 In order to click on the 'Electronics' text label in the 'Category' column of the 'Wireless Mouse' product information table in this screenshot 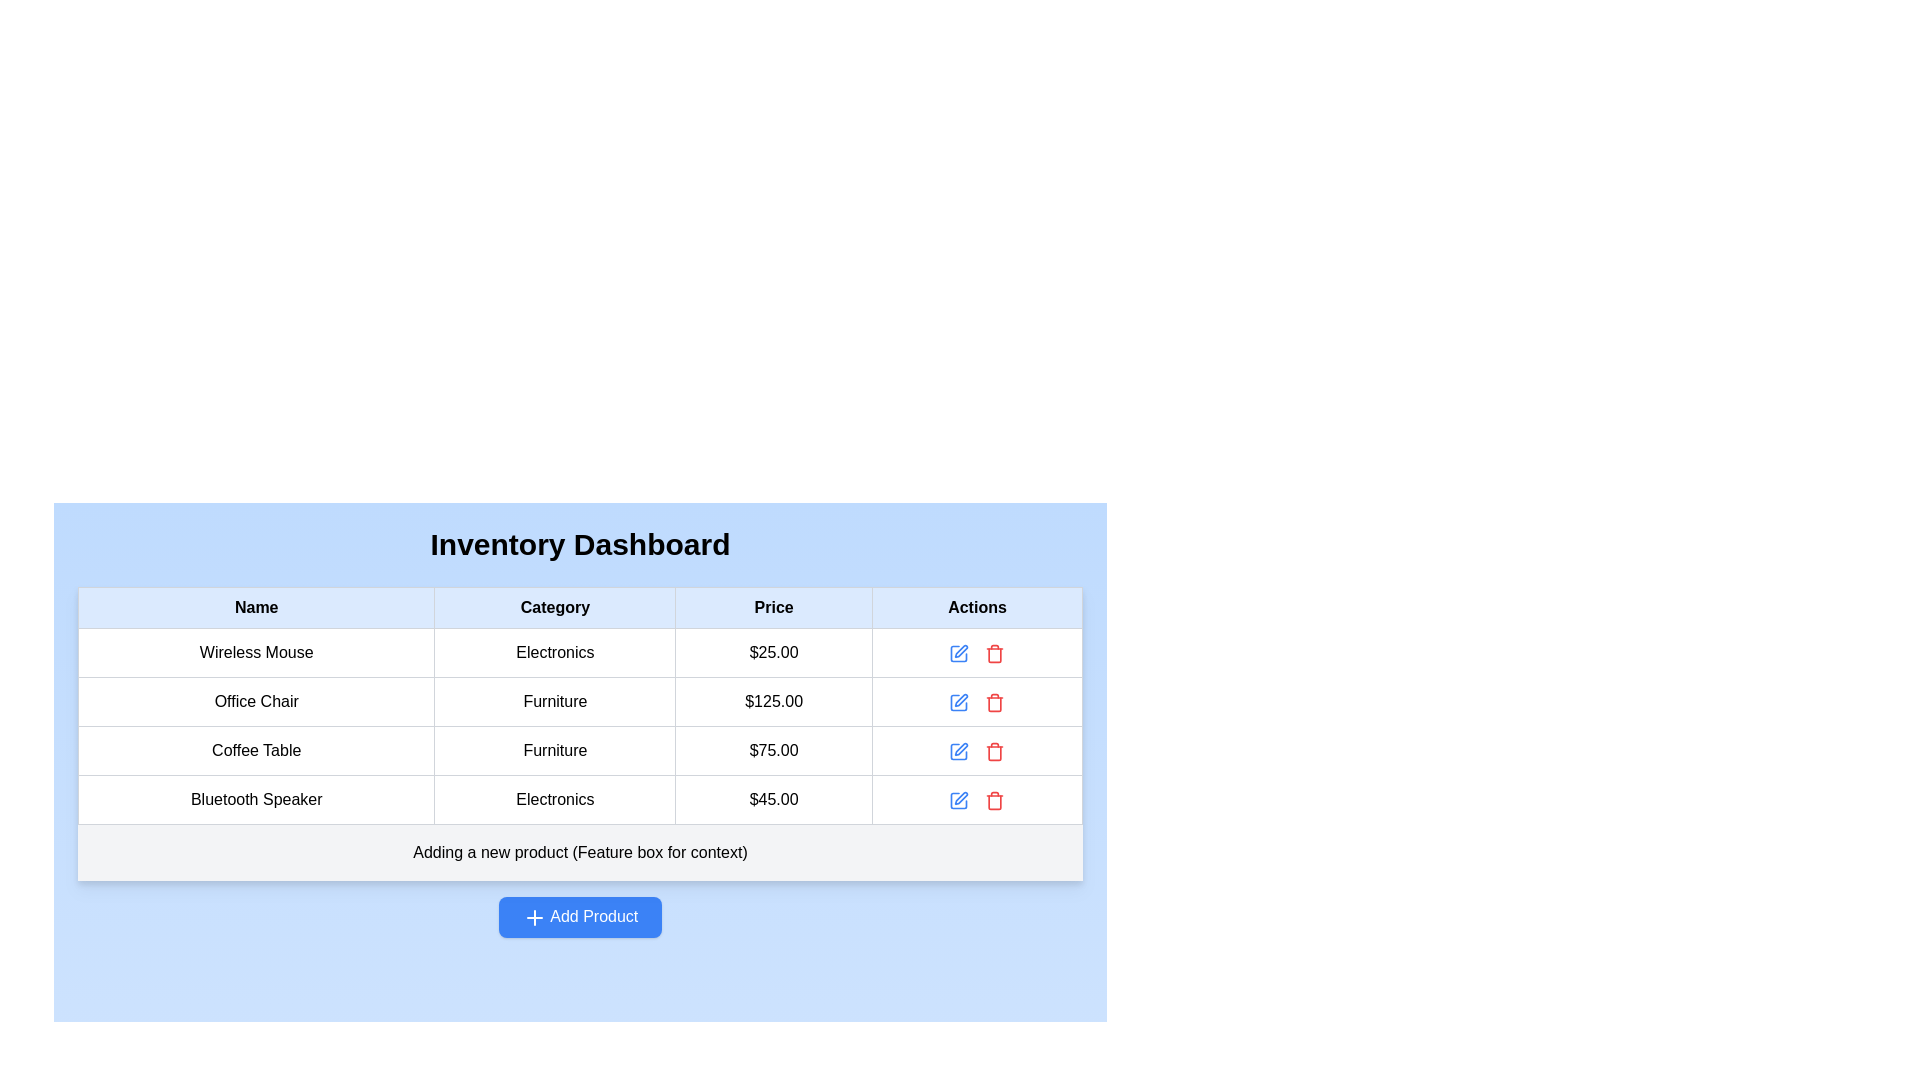, I will do `click(555, 652)`.